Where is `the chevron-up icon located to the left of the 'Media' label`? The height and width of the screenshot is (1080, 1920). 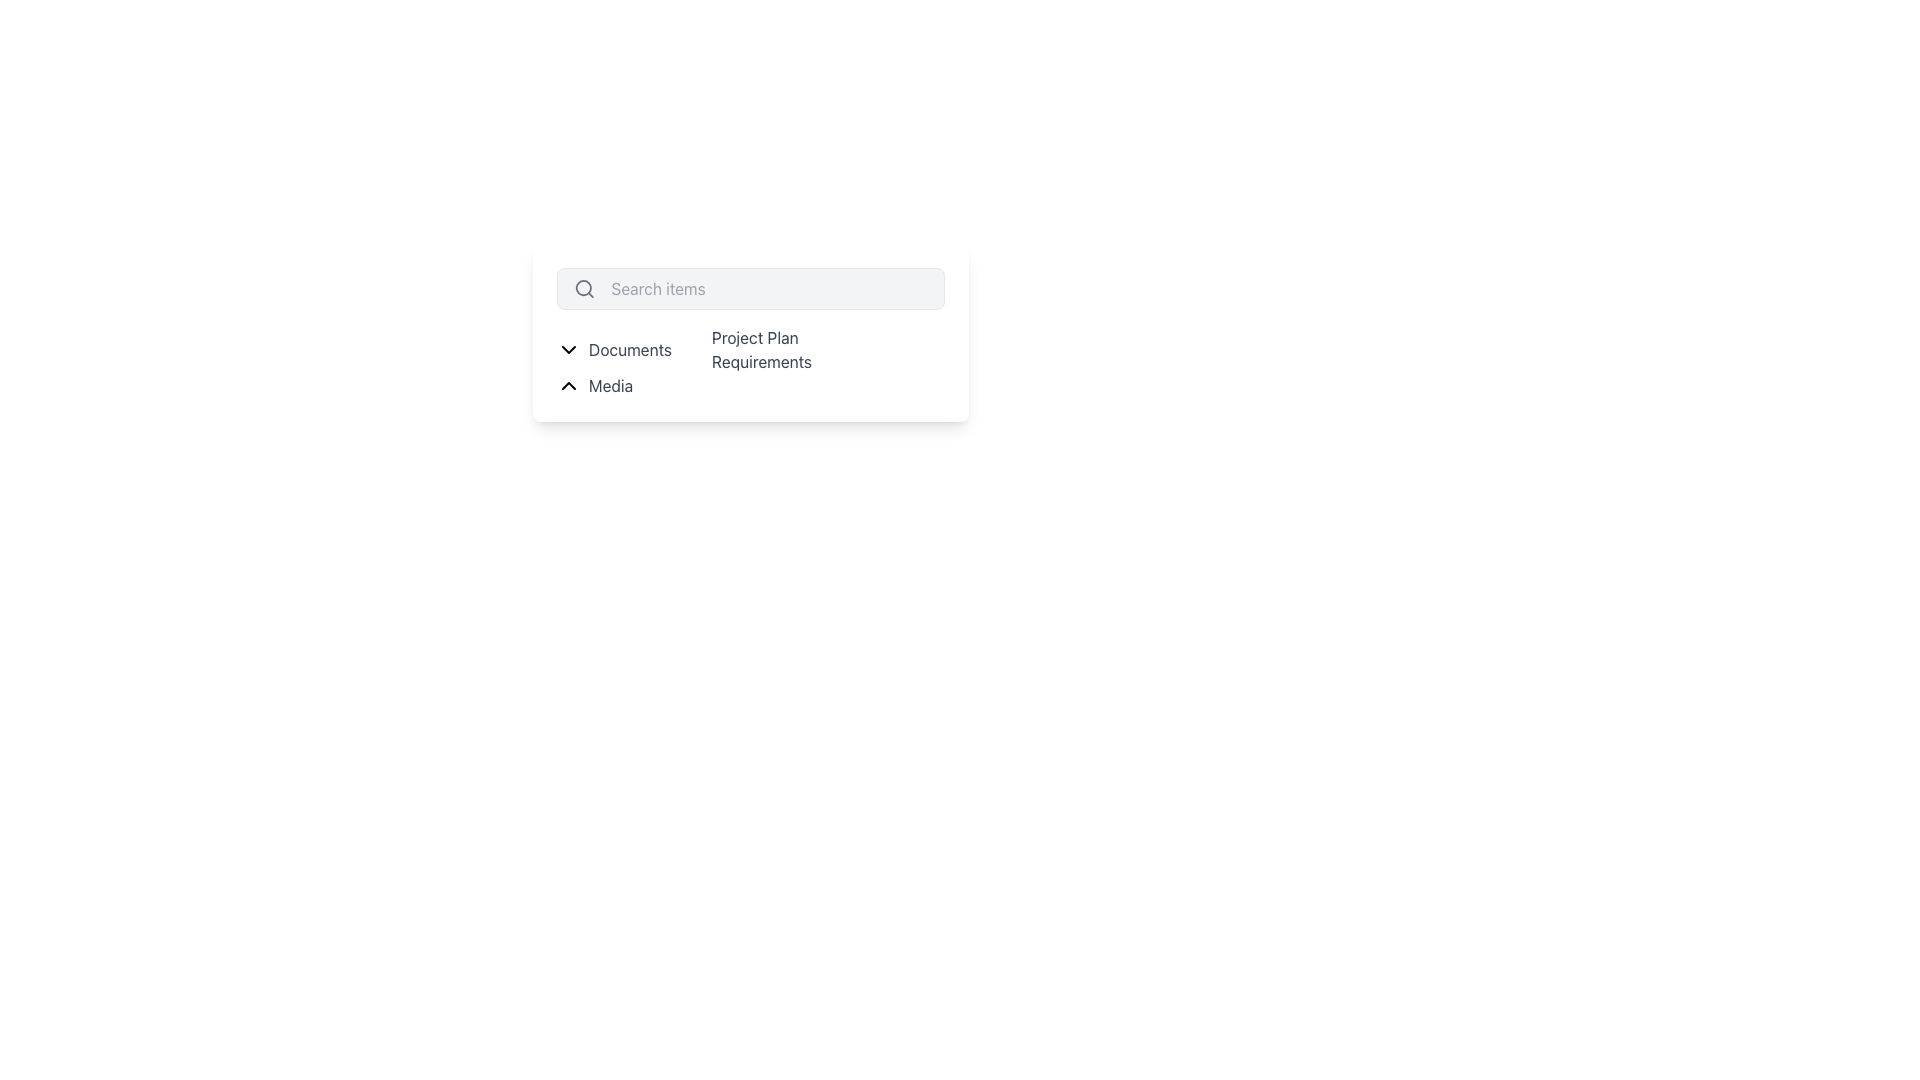
the chevron-up icon located to the left of the 'Media' label is located at coordinates (568, 385).